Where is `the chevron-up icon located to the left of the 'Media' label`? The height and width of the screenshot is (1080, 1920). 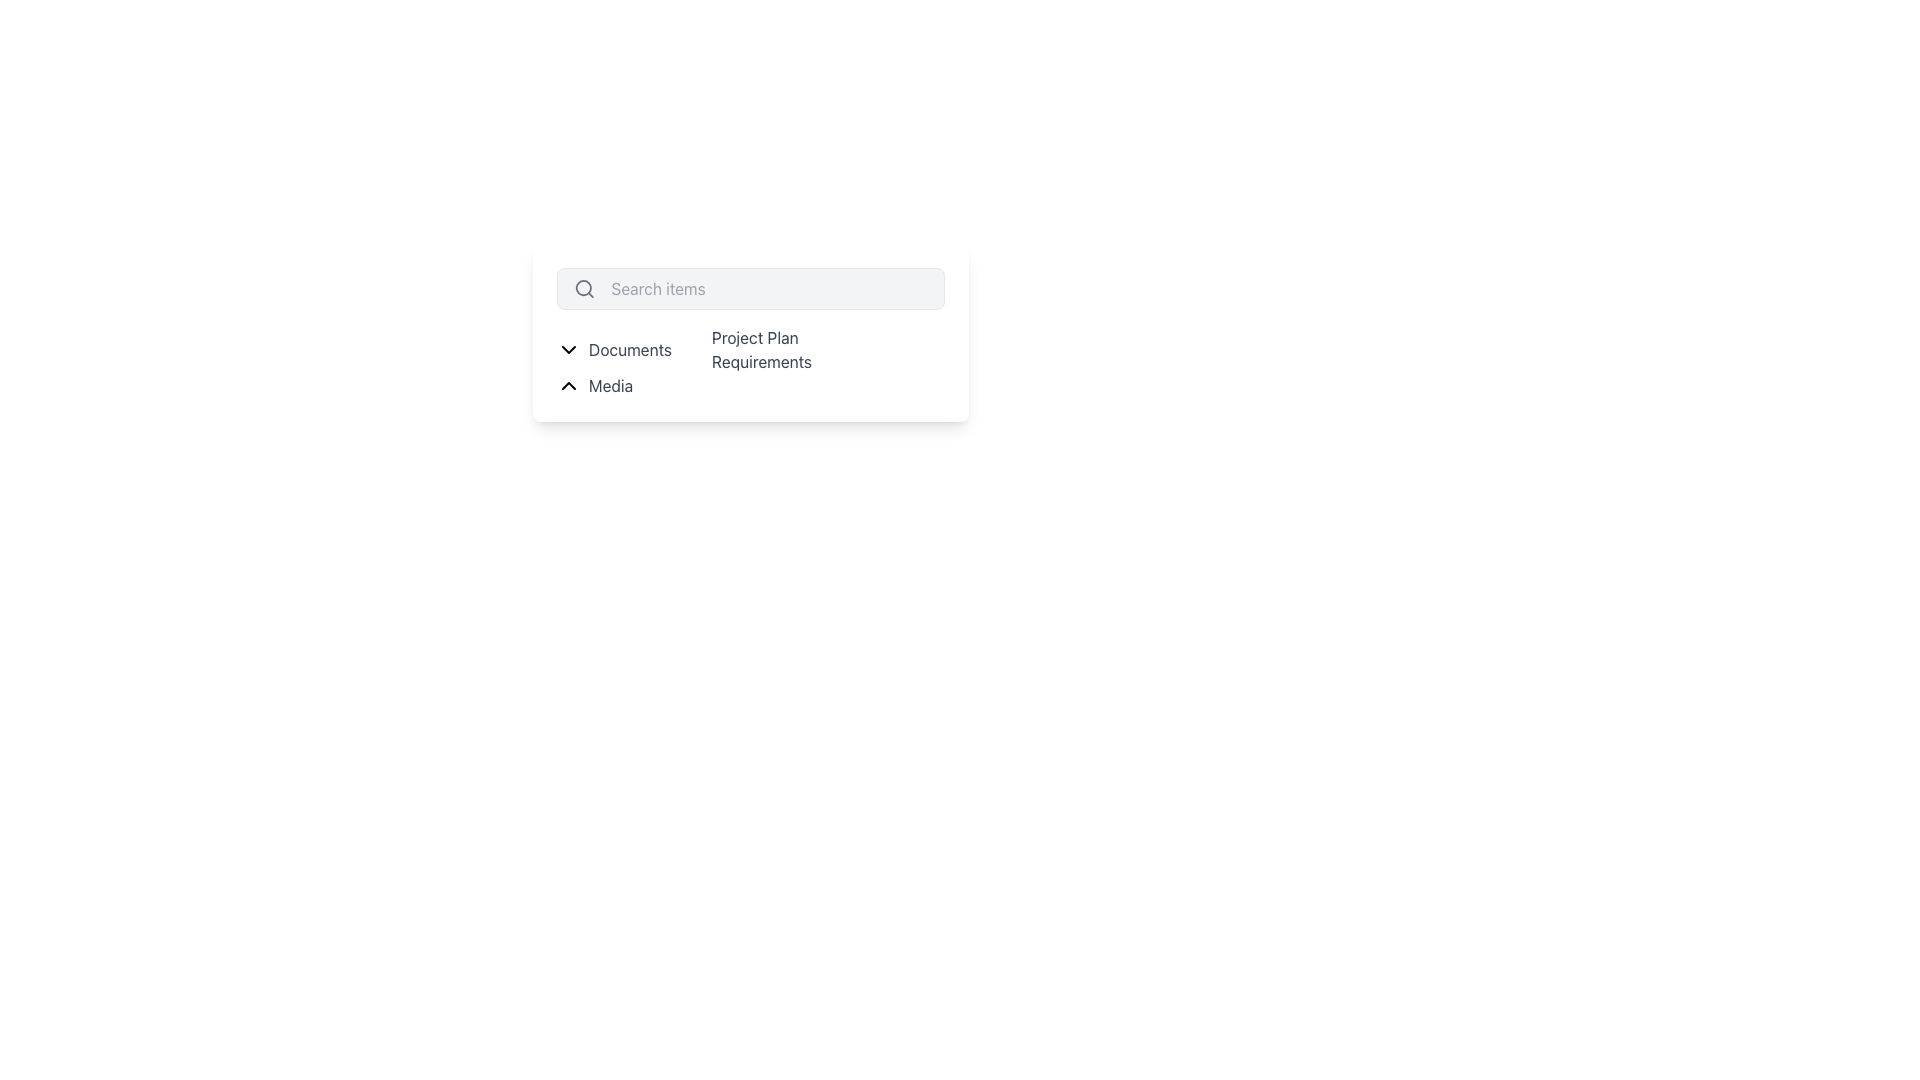
the chevron-up icon located to the left of the 'Media' label is located at coordinates (568, 385).